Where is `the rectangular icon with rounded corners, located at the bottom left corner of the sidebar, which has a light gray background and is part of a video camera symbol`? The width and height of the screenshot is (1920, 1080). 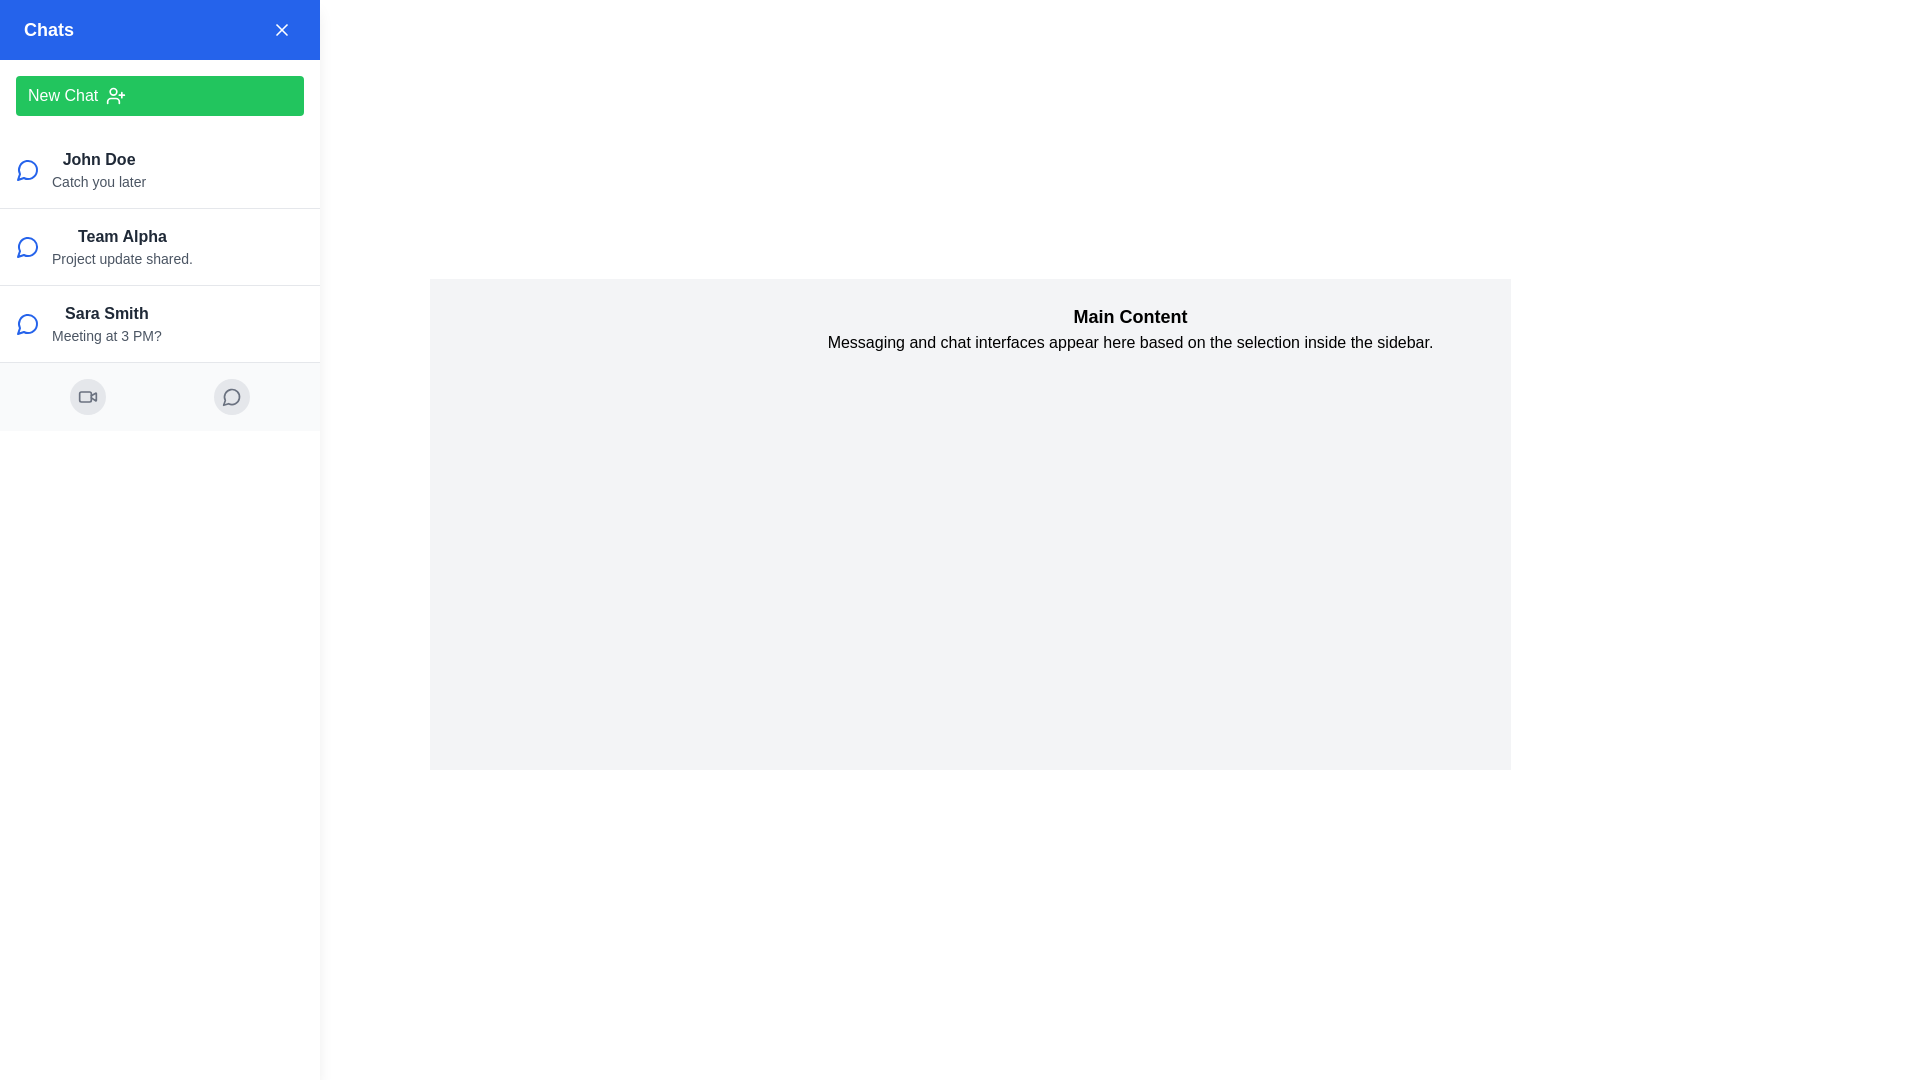
the rectangular icon with rounded corners, located at the bottom left corner of the sidebar, which has a light gray background and is part of a video camera symbol is located at coordinates (84, 397).